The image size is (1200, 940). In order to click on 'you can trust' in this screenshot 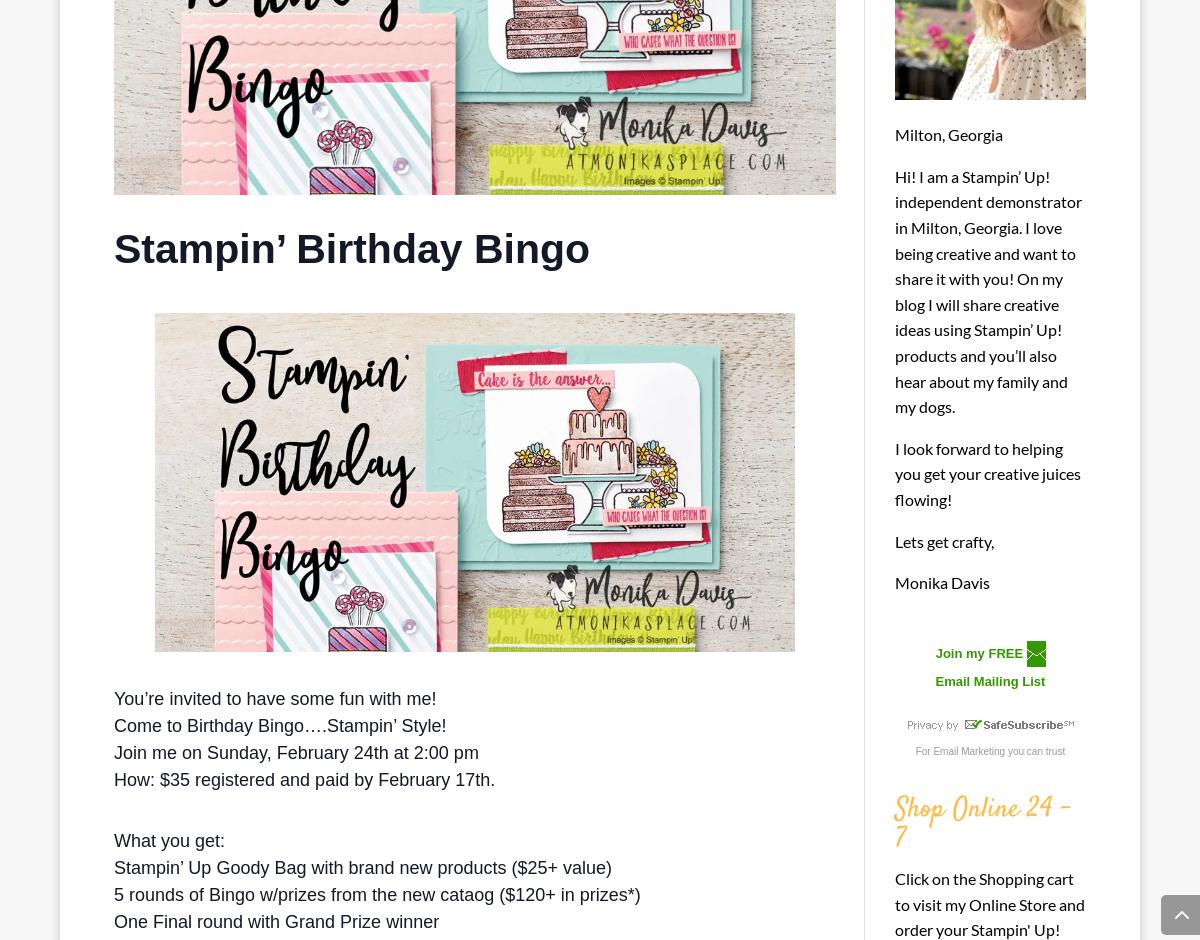, I will do `click(1005, 749)`.